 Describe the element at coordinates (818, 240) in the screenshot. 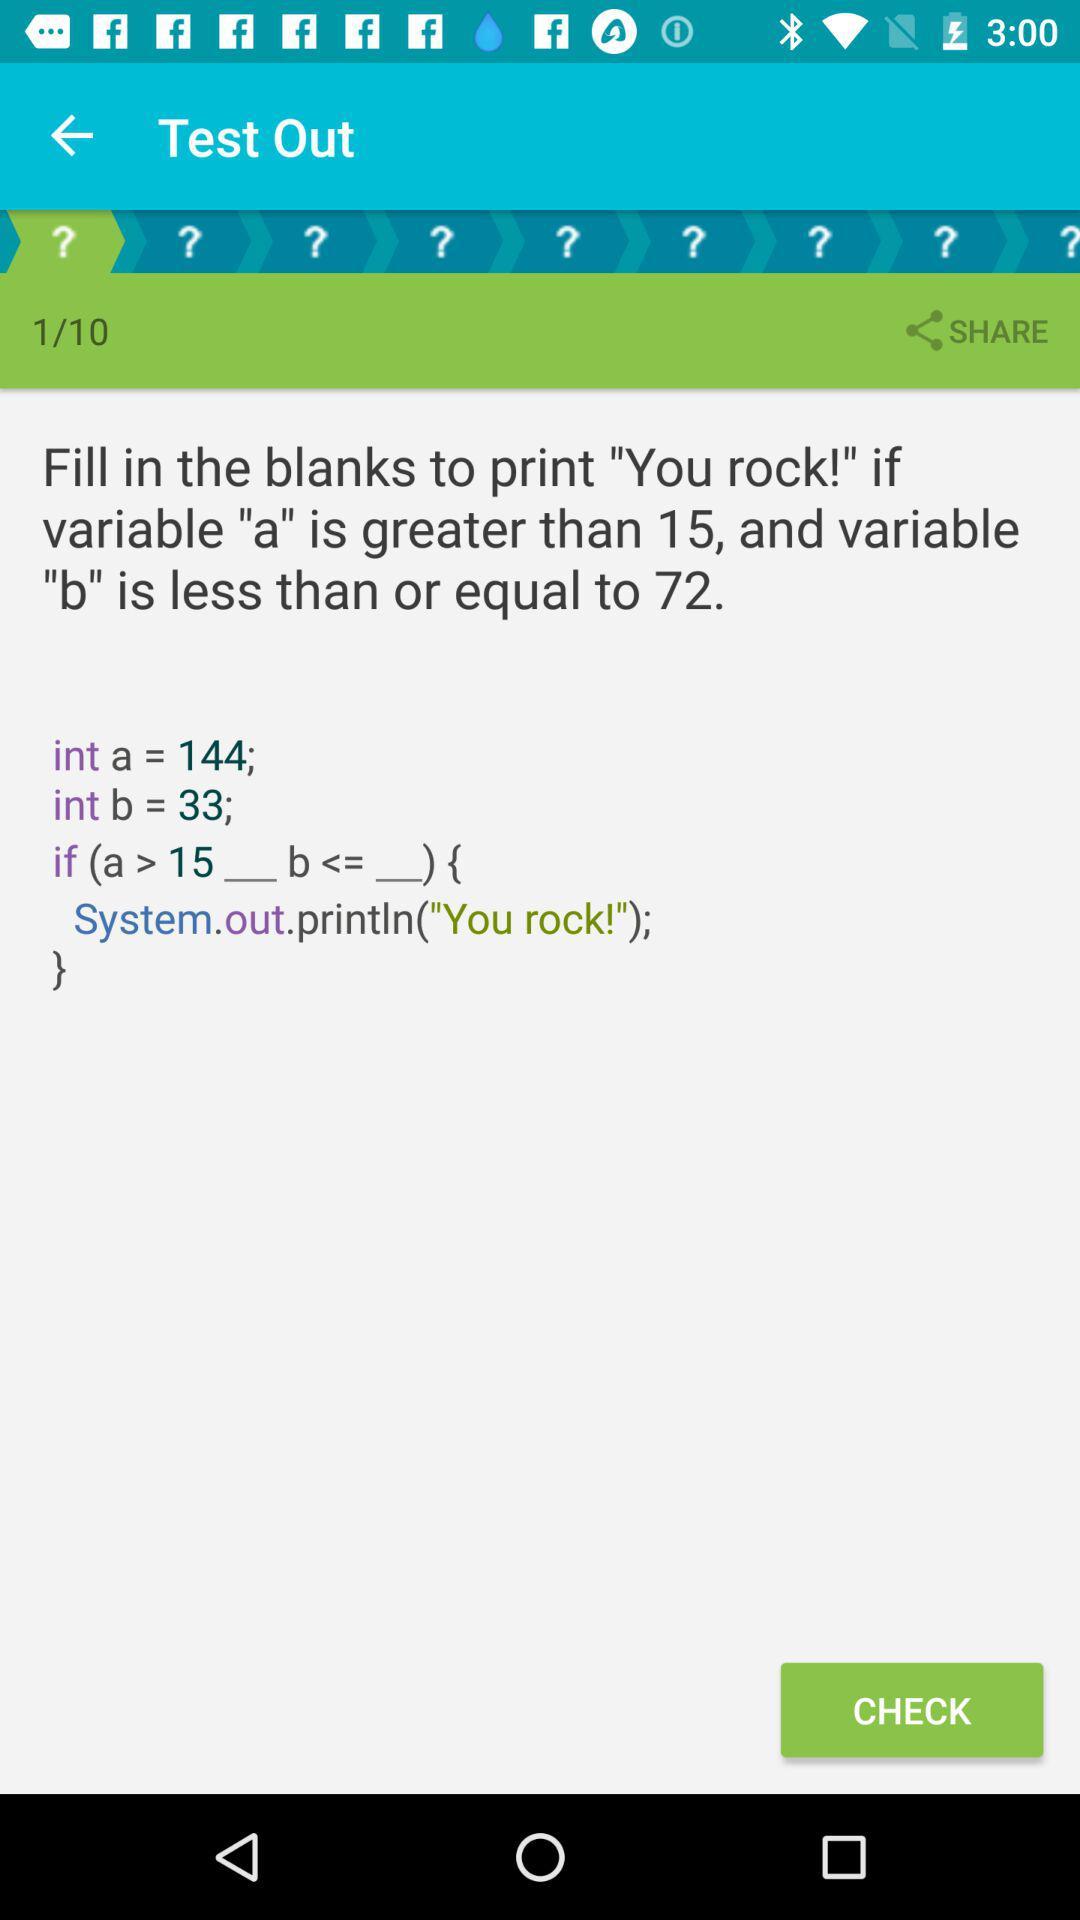

I see `the help icon` at that location.